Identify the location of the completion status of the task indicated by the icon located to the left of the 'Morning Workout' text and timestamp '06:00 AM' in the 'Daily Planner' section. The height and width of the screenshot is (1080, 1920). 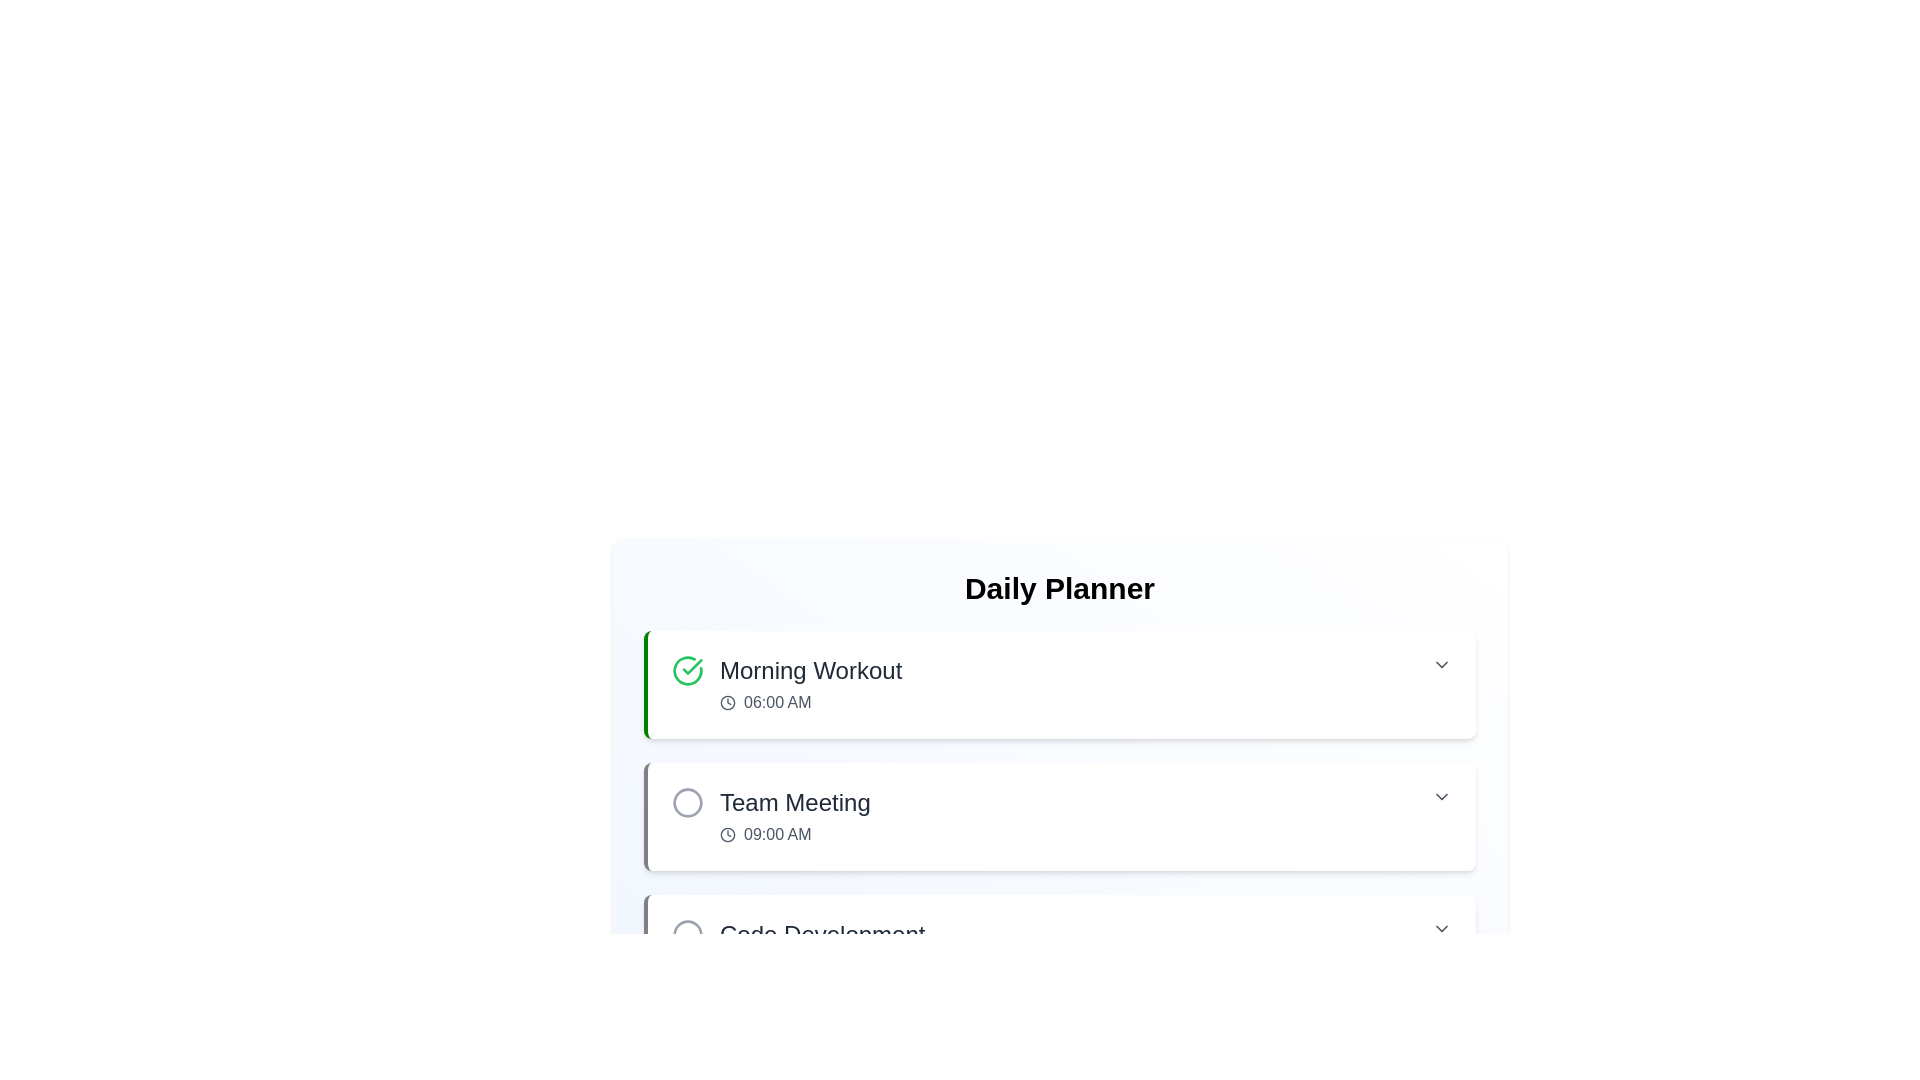
(687, 671).